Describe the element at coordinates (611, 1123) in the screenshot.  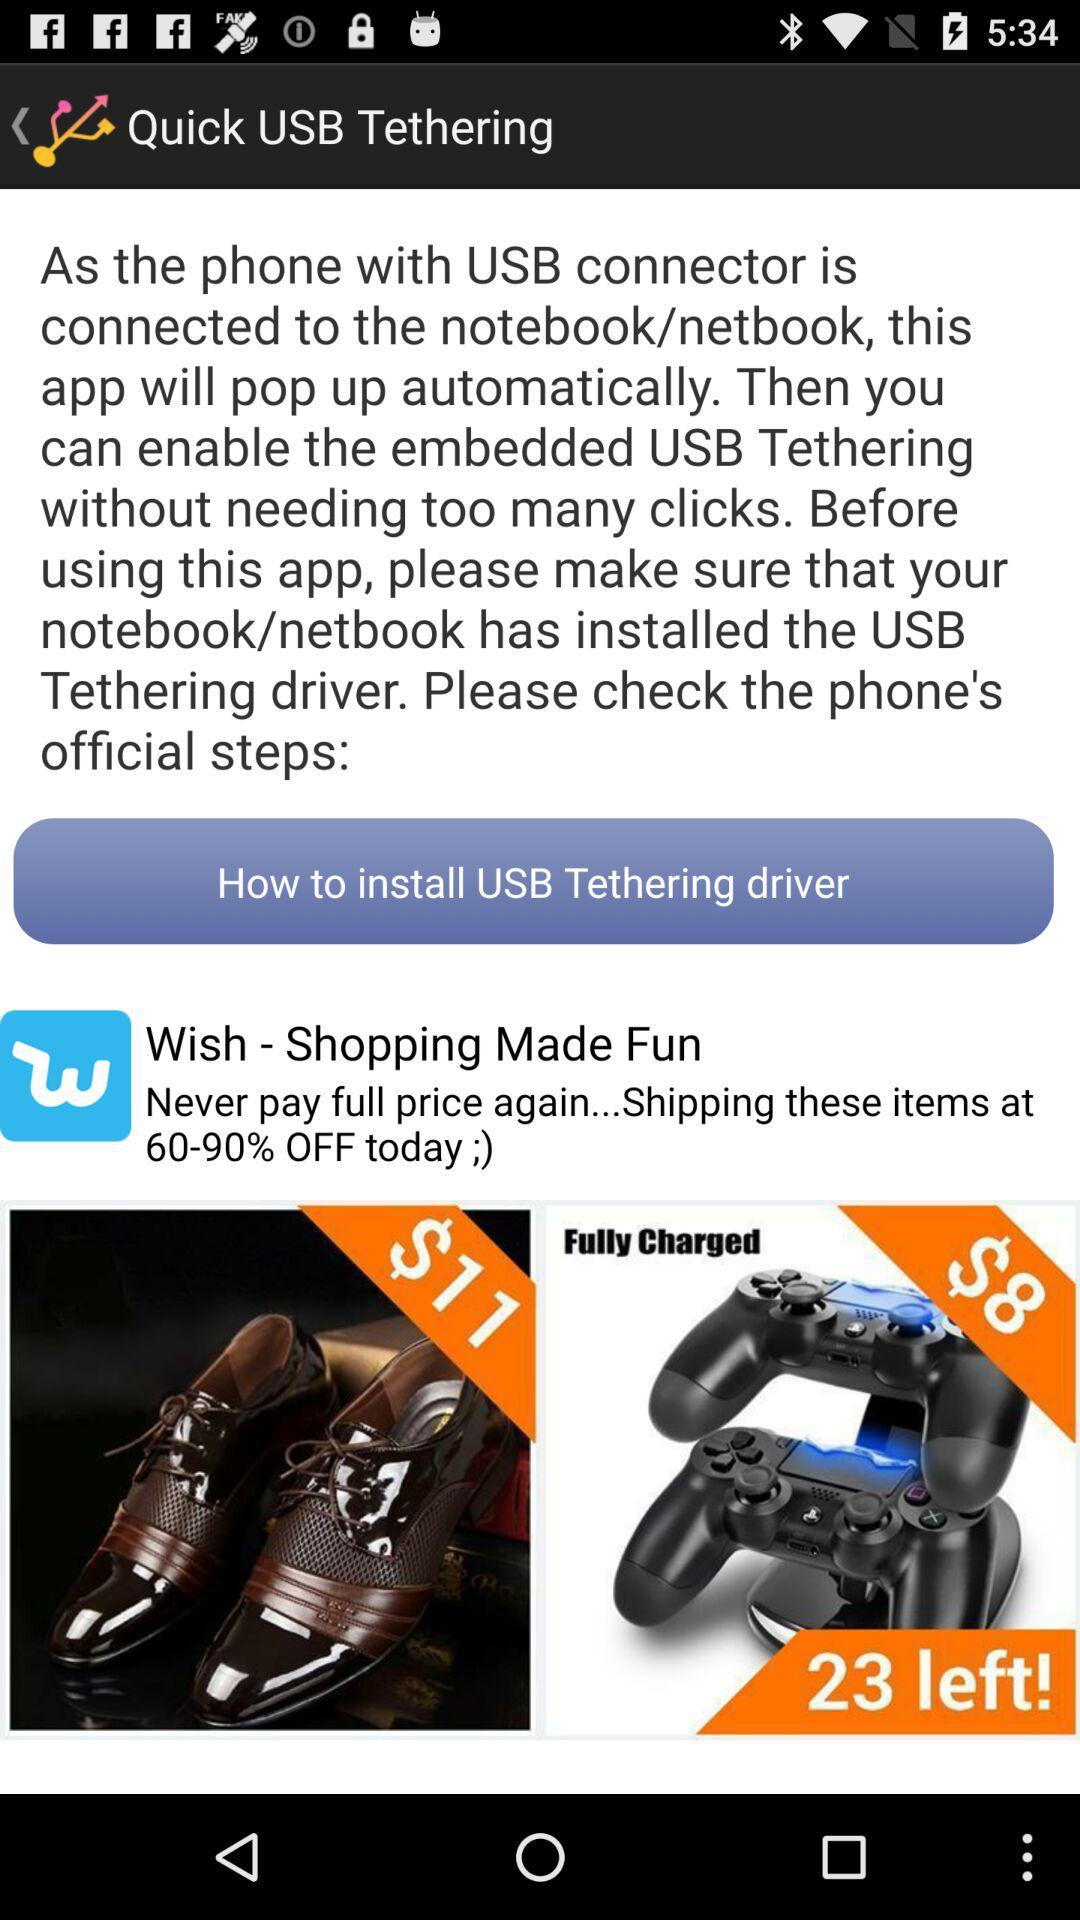
I see `the item below wish shopping made item` at that location.